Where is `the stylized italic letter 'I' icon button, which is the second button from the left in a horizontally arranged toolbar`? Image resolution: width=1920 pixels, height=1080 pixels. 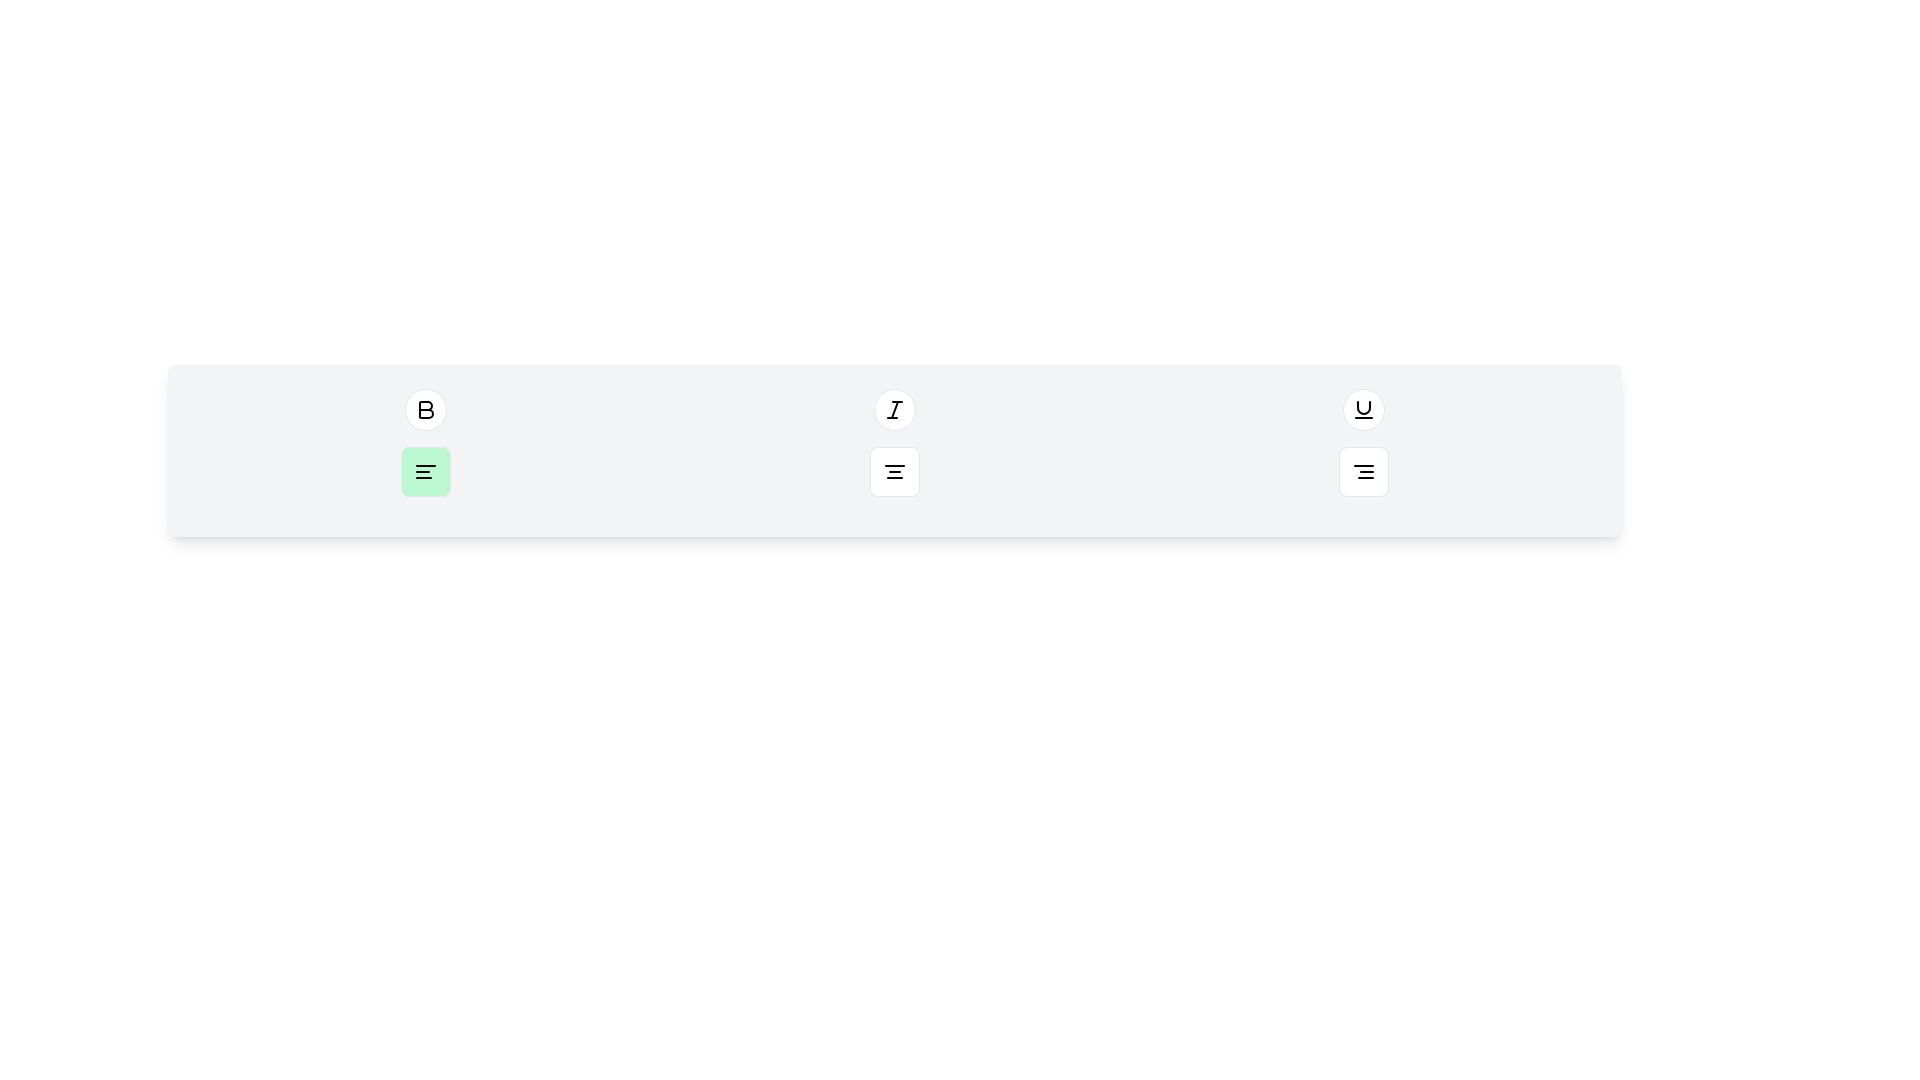 the stylized italic letter 'I' icon button, which is the second button from the left in a horizontally arranged toolbar is located at coordinates (893, 408).